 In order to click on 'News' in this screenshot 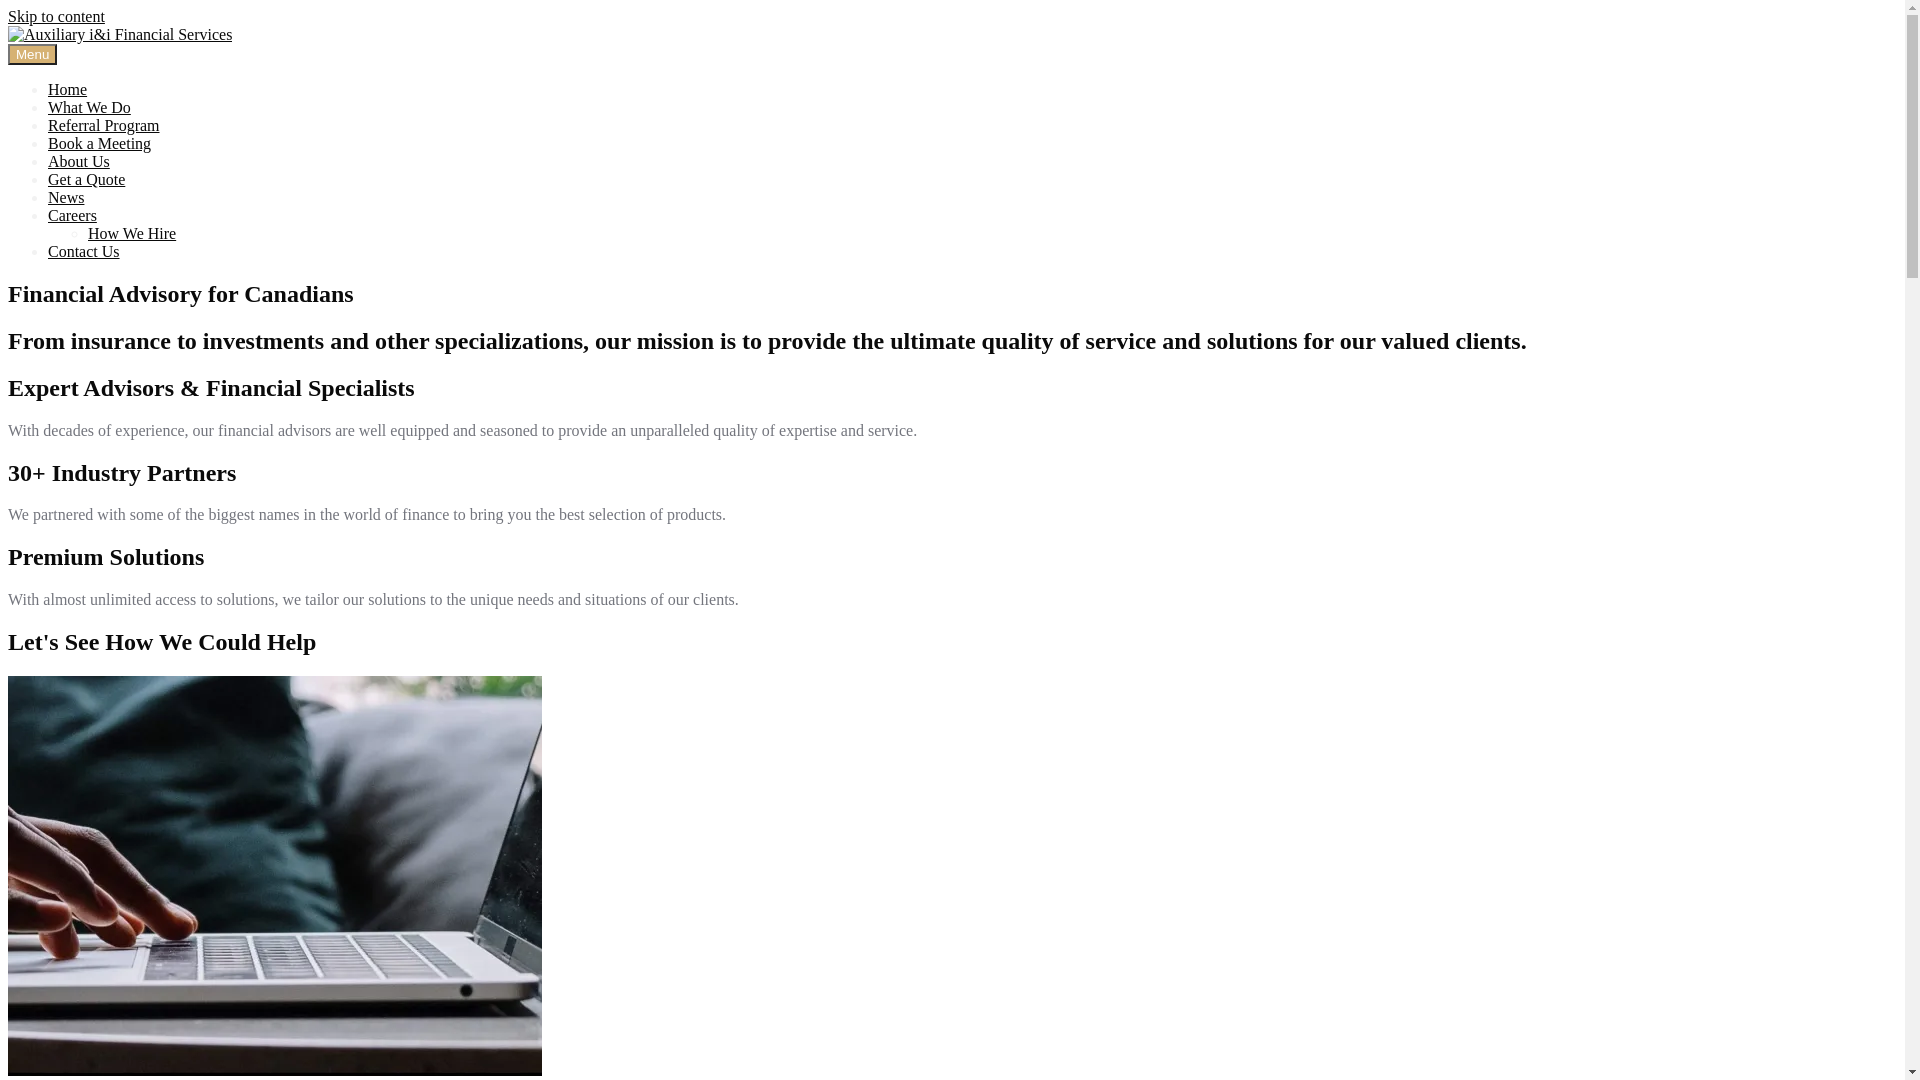, I will do `click(66, 197)`.